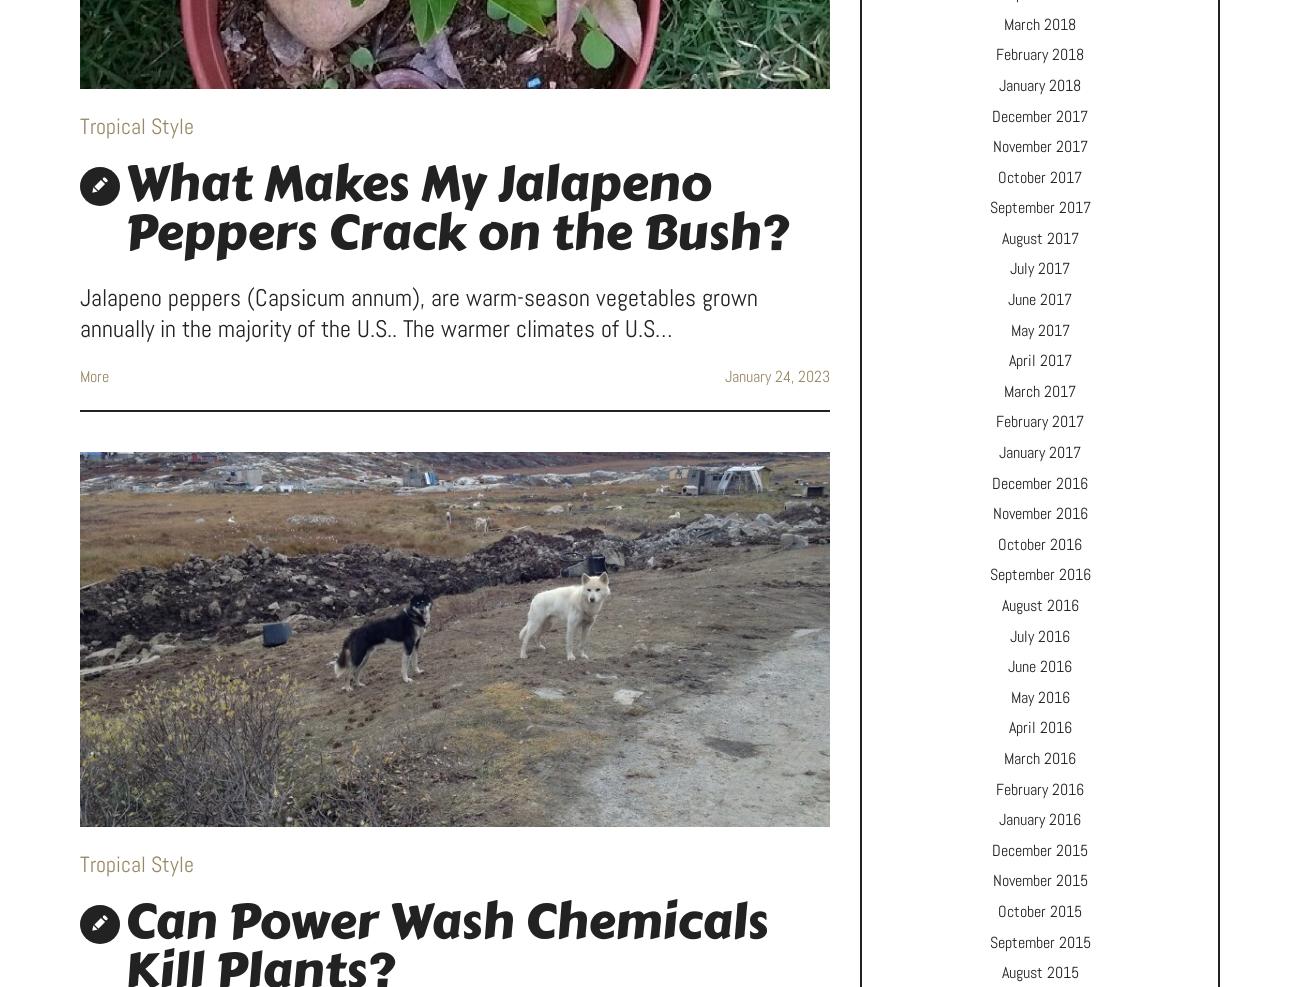  What do you see at coordinates (1040, 634) in the screenshot?
I see `'July 2016'` at bounding box center [1040, 634].